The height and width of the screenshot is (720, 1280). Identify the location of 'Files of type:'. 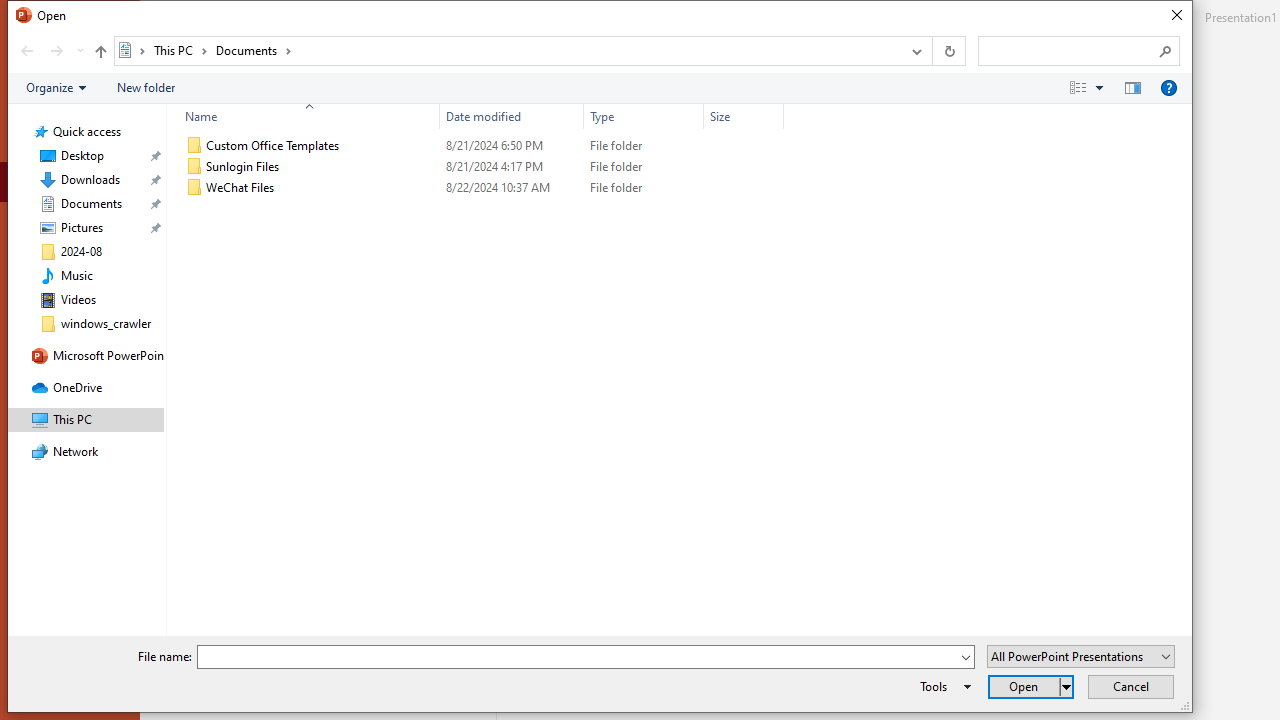
(1079, 656).